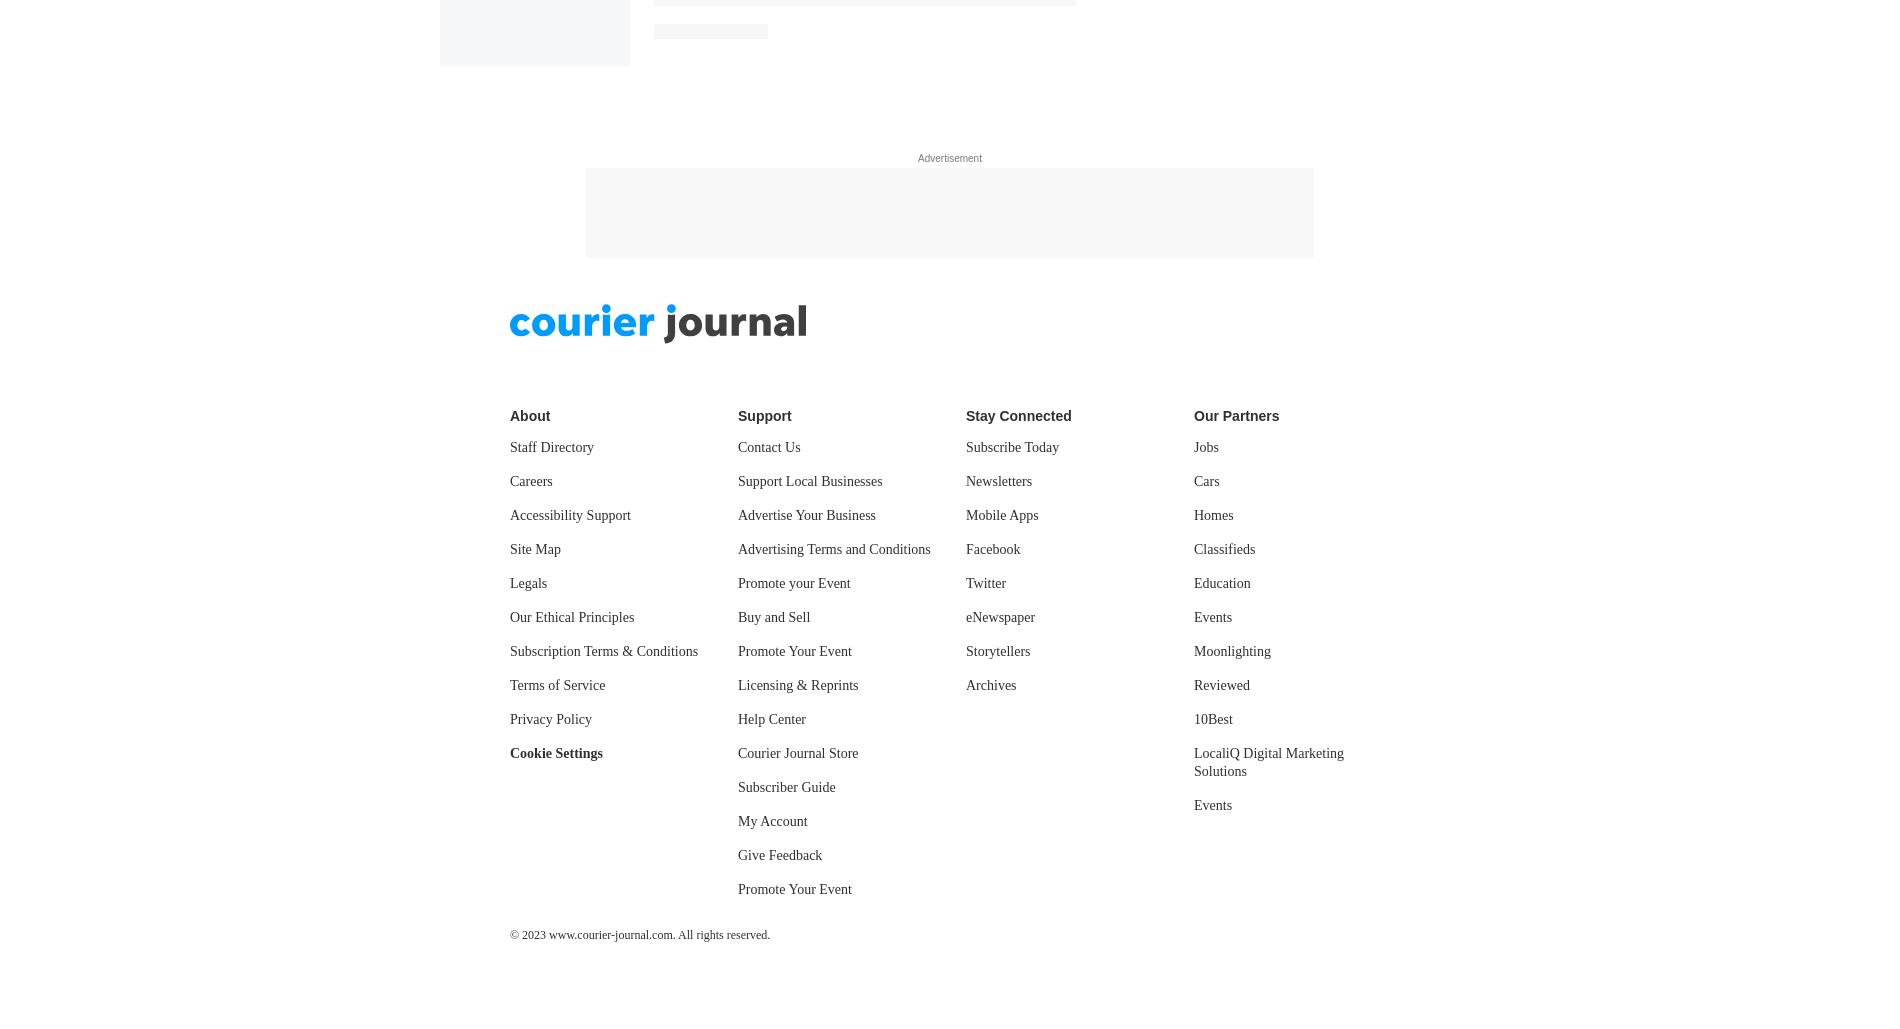  What do you see at coordinates (639, 373) in the screenshot?
I see `'© 2023 www.courier-journal.com. All rights reserved.'` at bounding box center [639, 373].